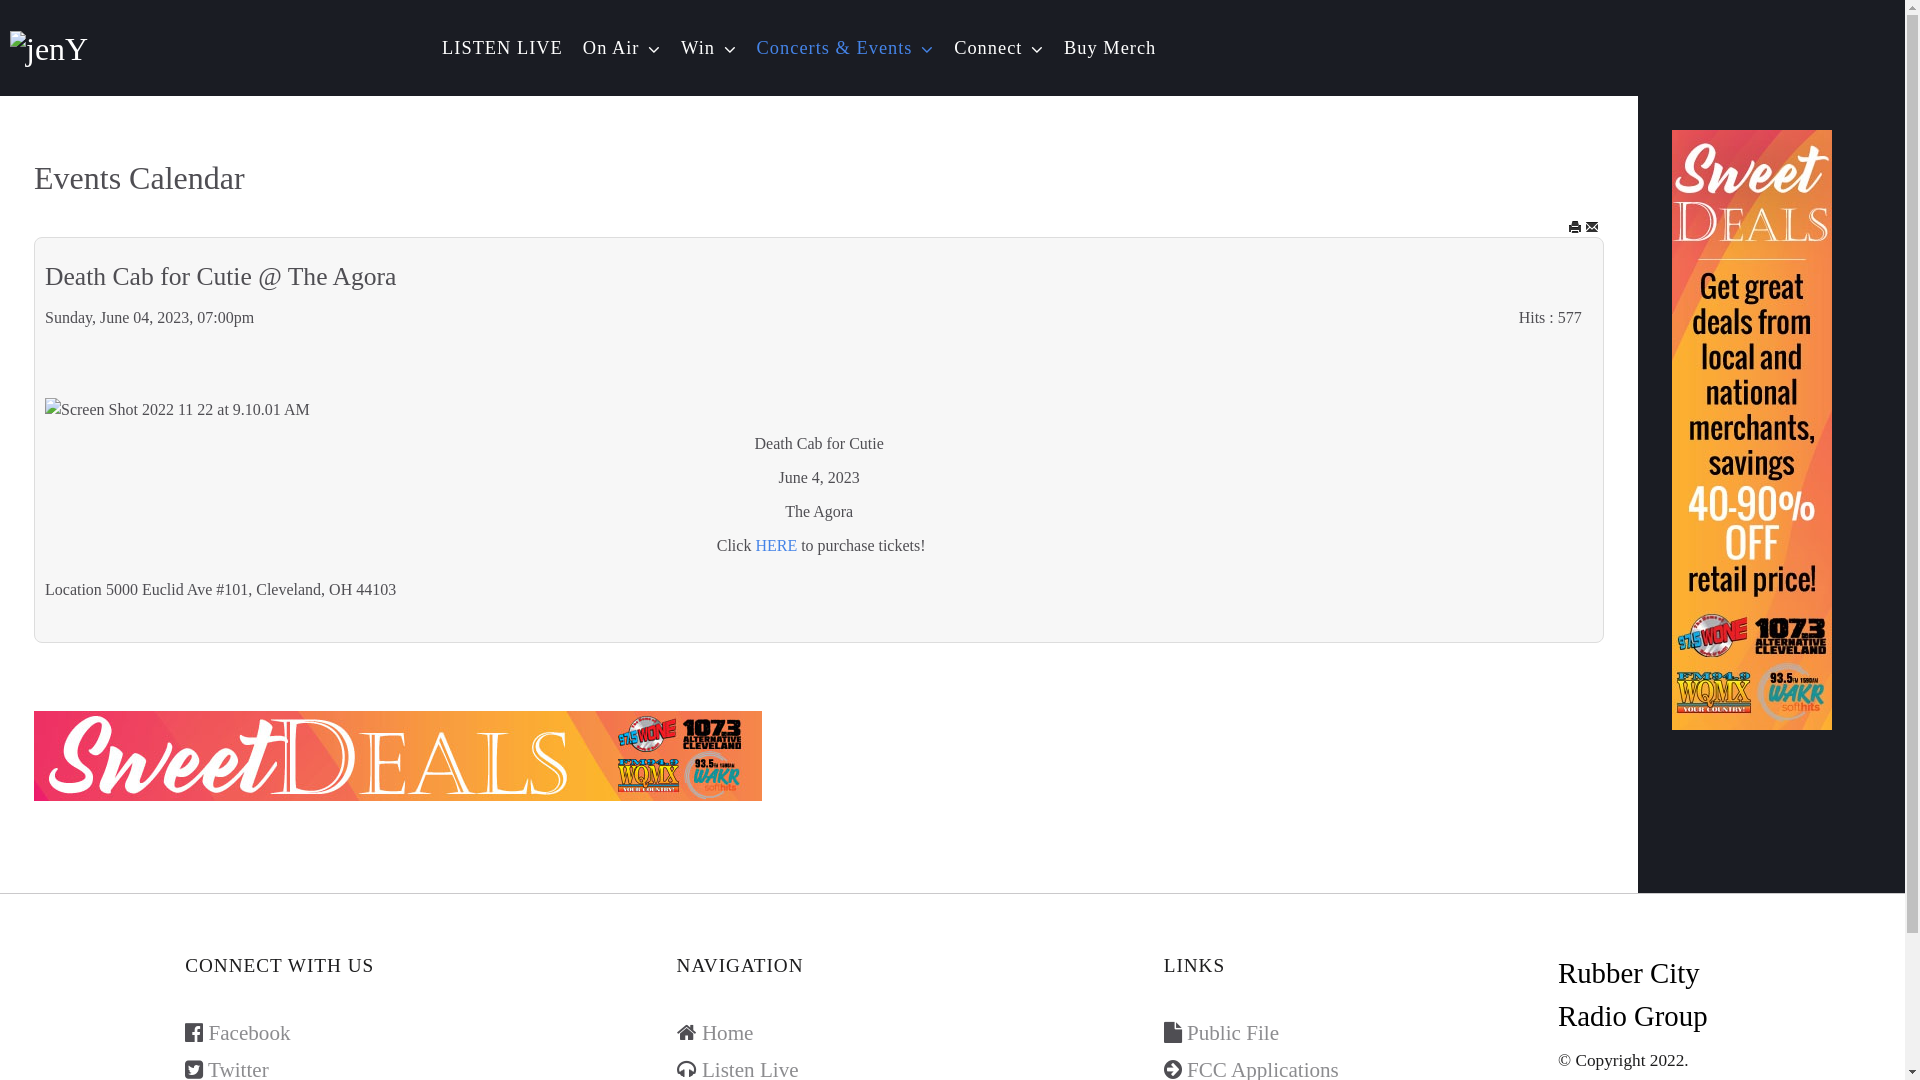  I want to click on 'LISTEN LIVE', so click(502, 46).